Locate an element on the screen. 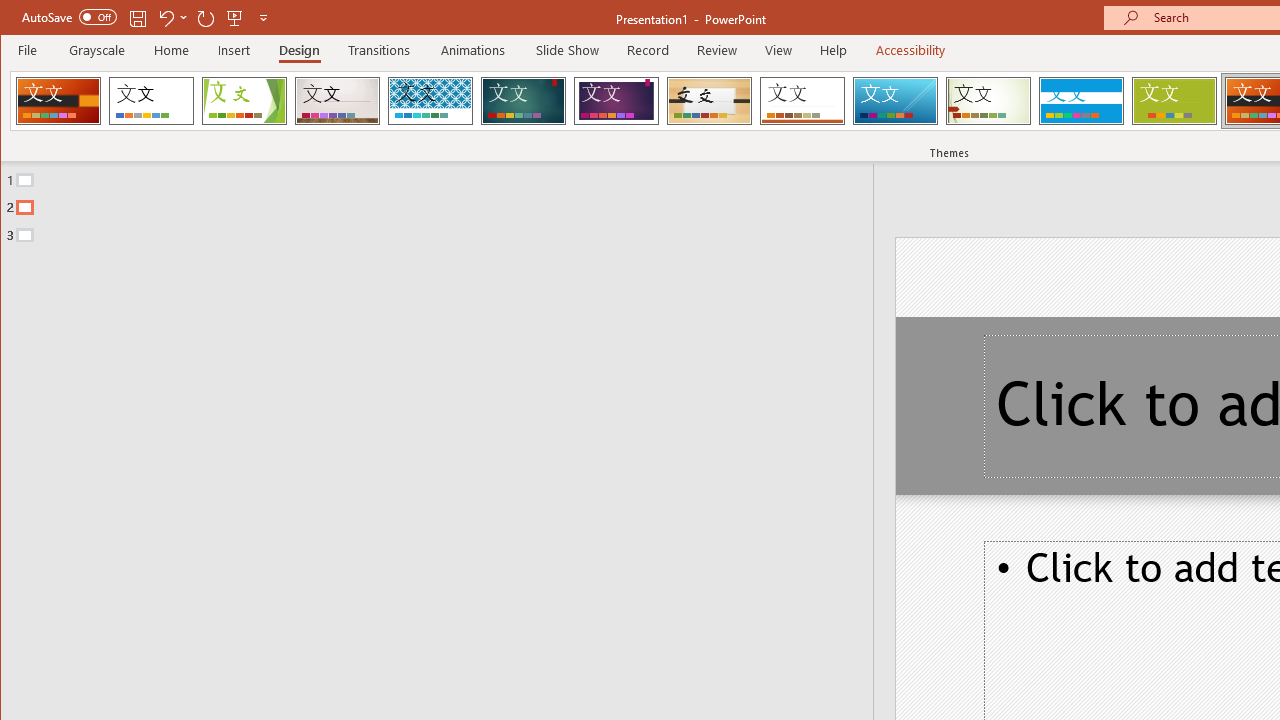 The width and height of the screenshot is (1280, 720). 'Ion Boardroom' is located at coordinates (615, 100).